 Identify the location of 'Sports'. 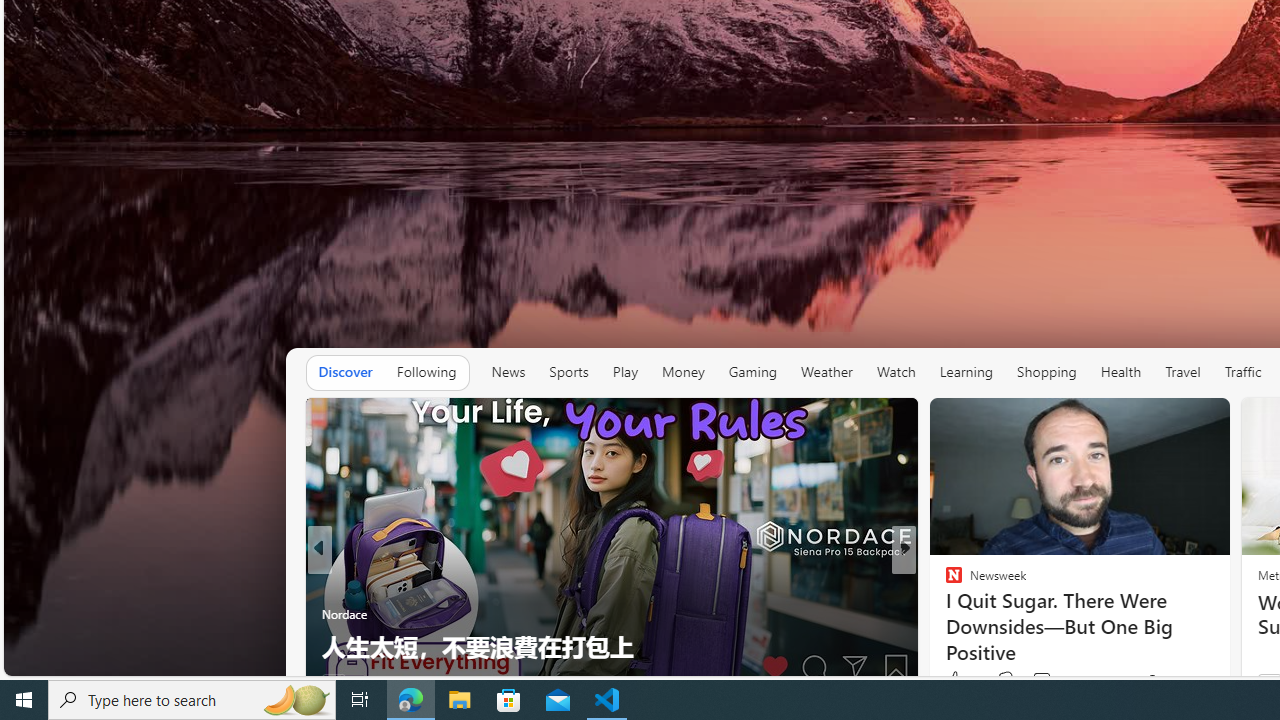
(567, 371).